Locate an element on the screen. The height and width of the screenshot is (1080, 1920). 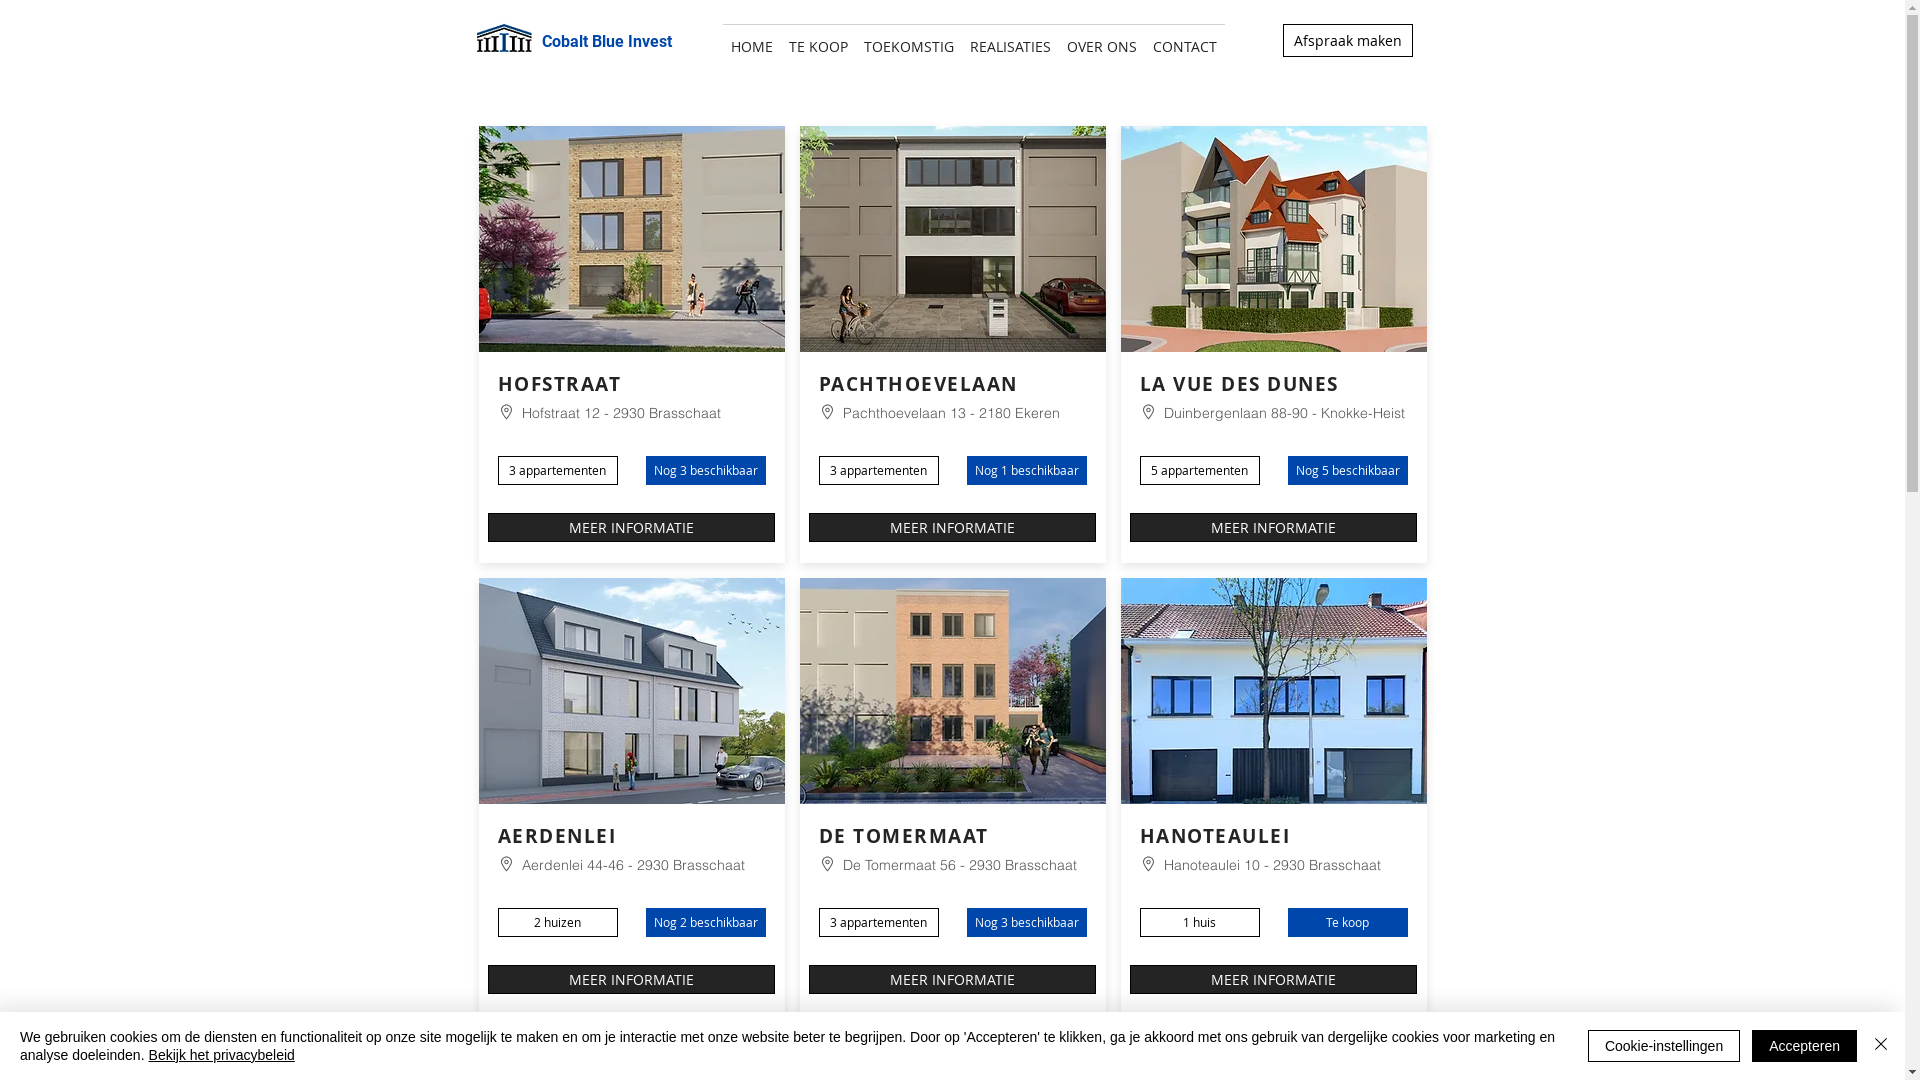
'Nog 1 beschikbaar' is located at coordinates (1026, 470).